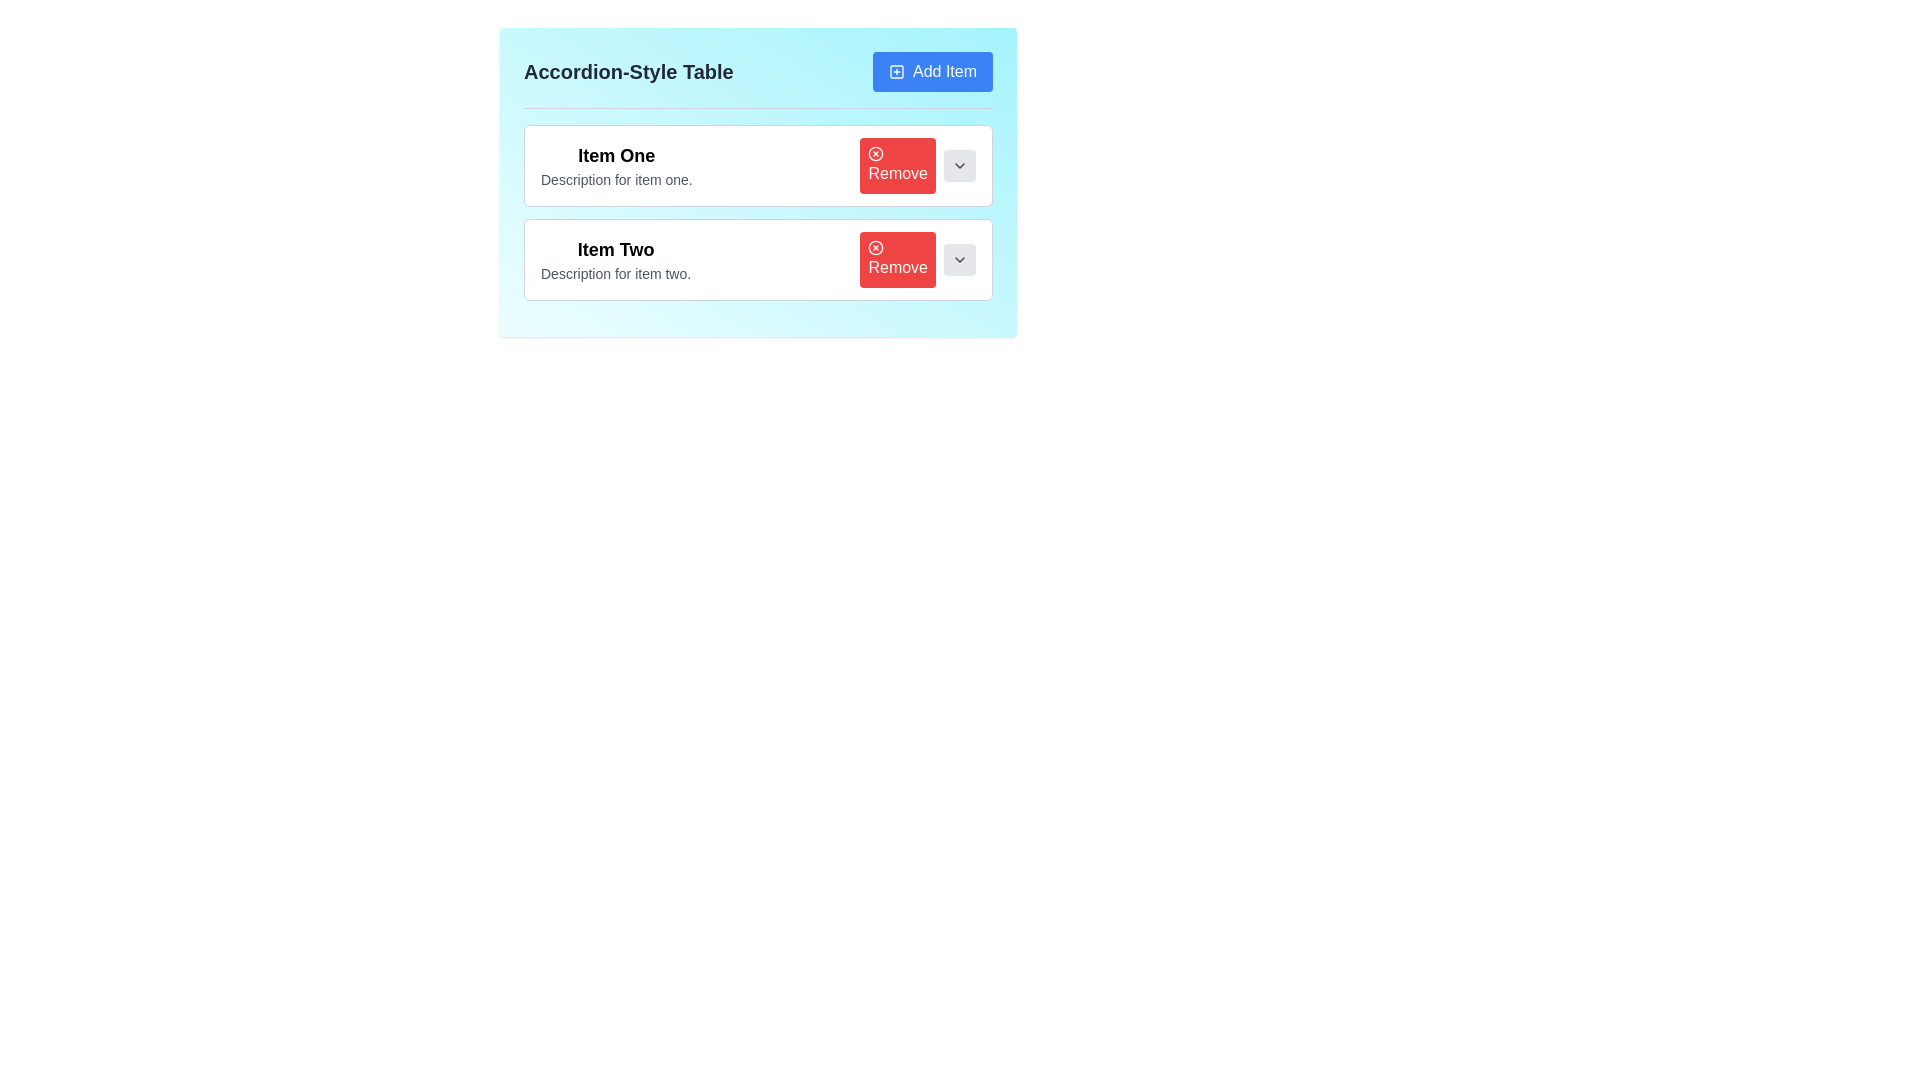  I want to click on the blue square icon with a plus sign located to the left of the 'Add Item' button in the upper-right section of the interface, so click(896, 71).